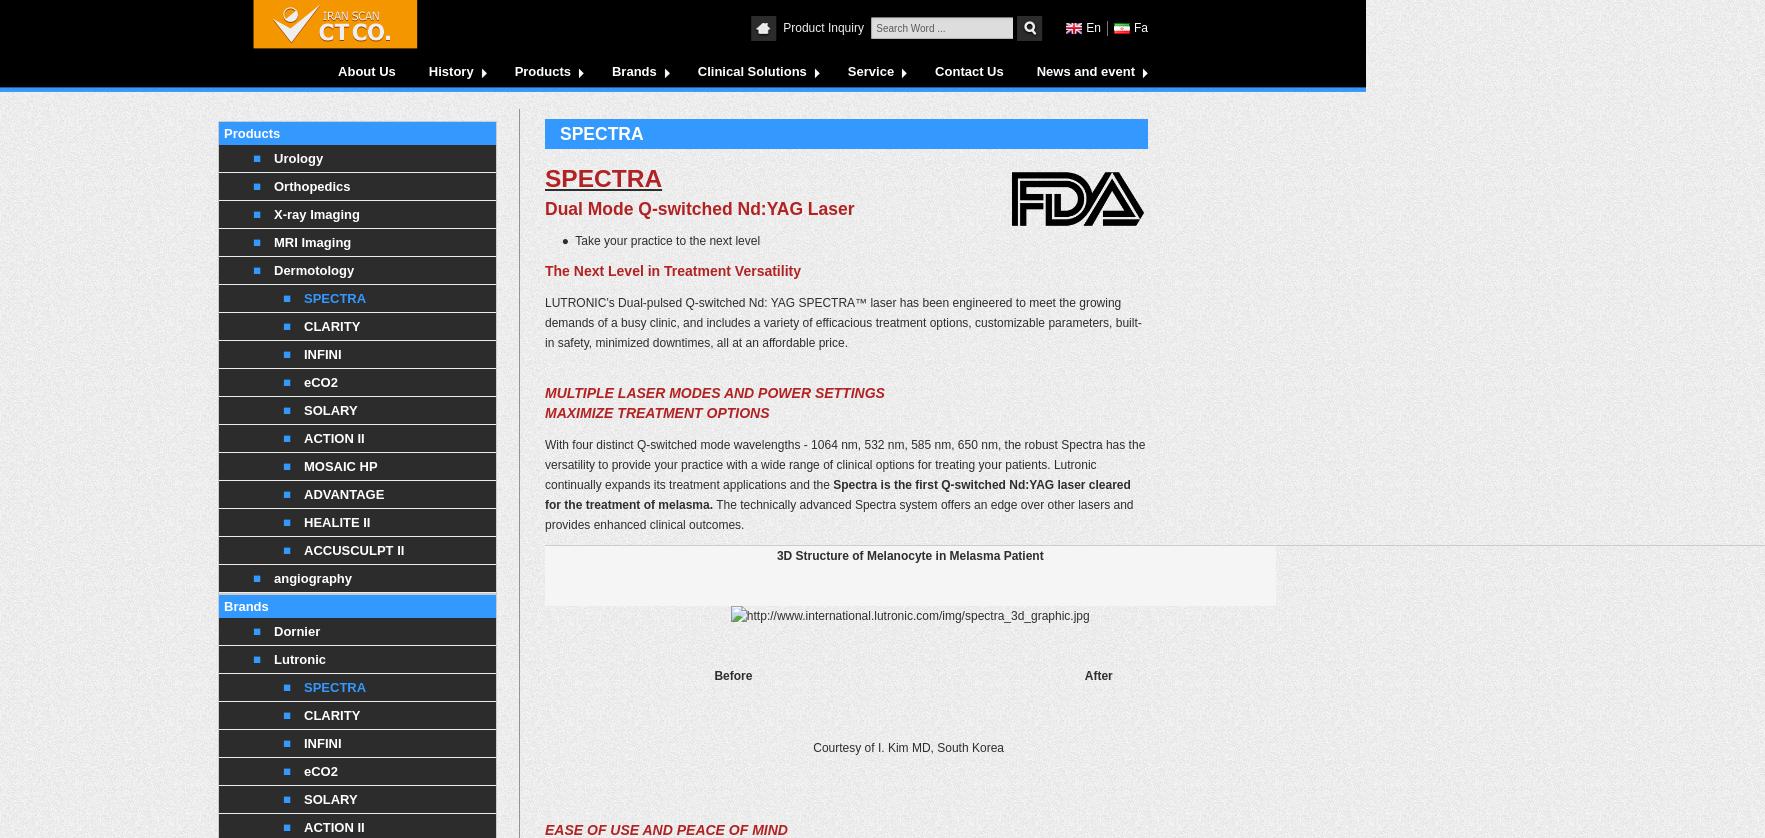 The height and width of the screenshot is (838, 1765). Describe the element at coordinates (1098, 675) in the screenshot. I see `'After'` at that location.